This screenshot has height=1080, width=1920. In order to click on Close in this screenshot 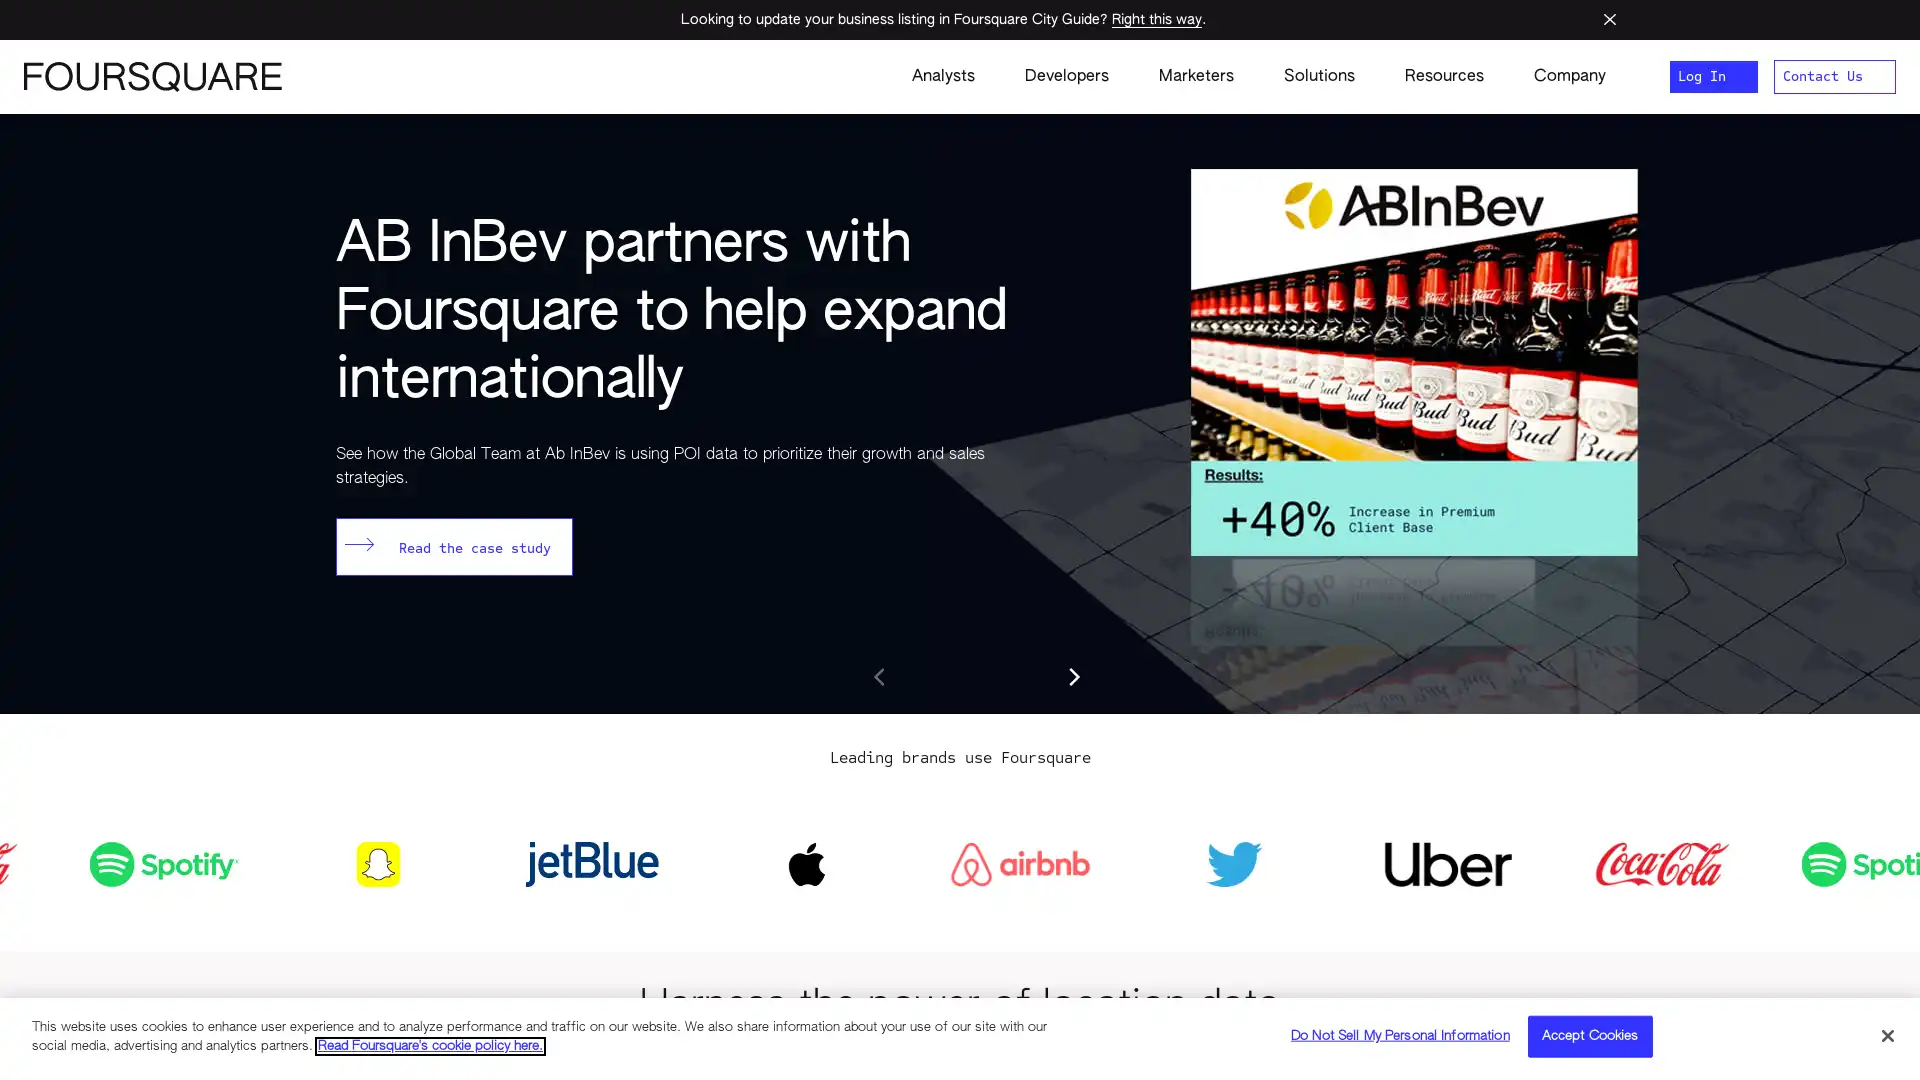, I will do `click(1886, 1034)`.